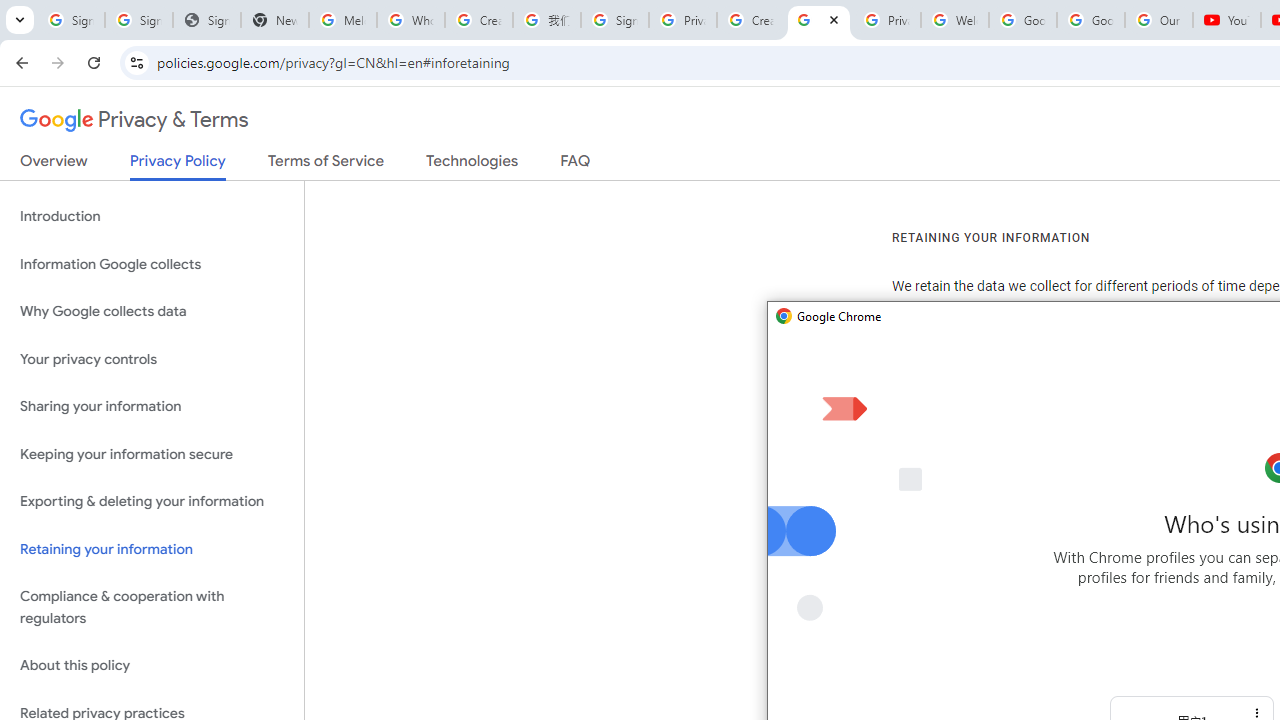  I want to click on 'Welcome to My Activity', so click(953, 20).